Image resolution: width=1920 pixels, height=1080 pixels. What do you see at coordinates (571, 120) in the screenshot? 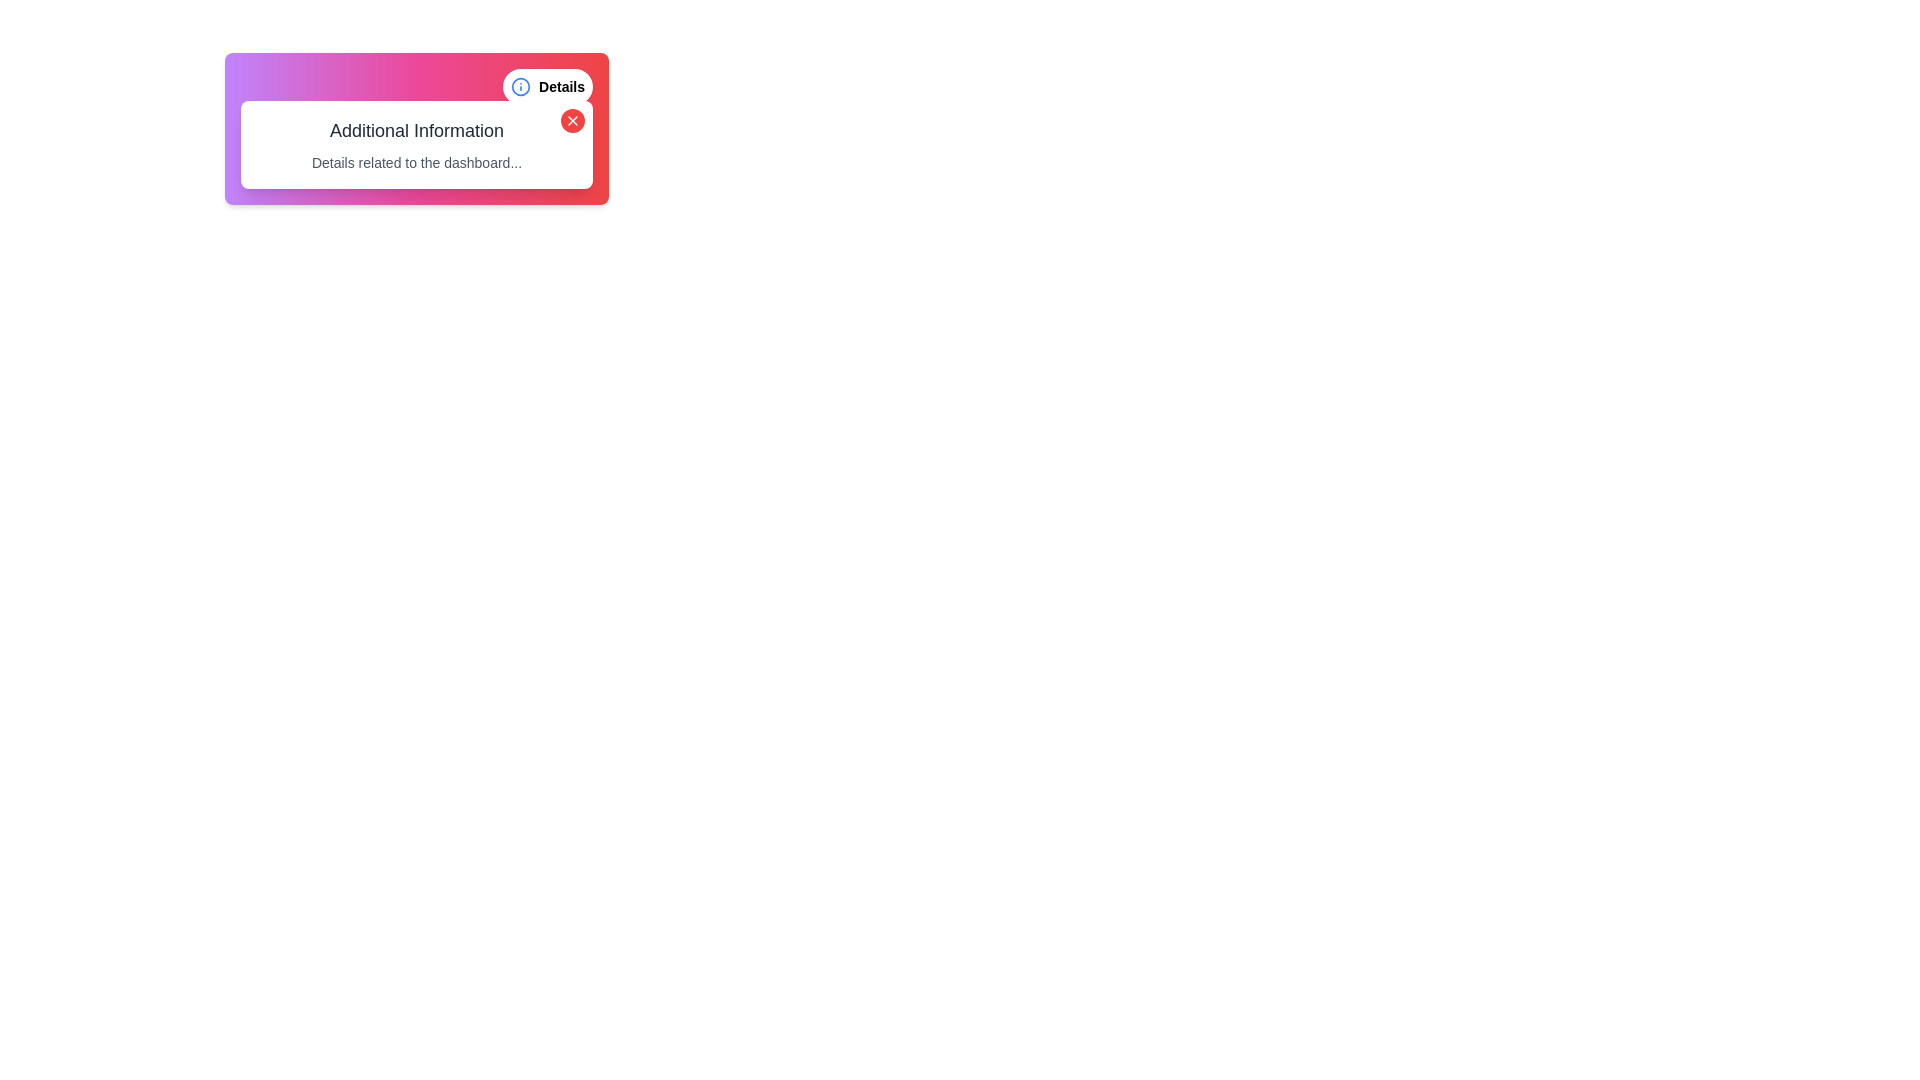
I see `the circular red button with a white cross icon located at the top-right corner of the card` at bounding box center [571, 120].